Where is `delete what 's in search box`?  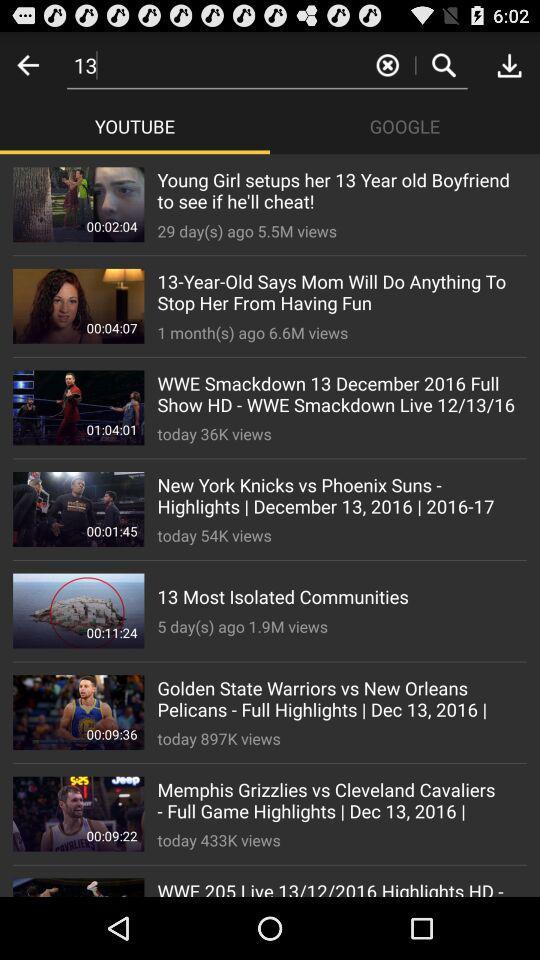
delete what 's in search box is located at coordinates (387, 64).